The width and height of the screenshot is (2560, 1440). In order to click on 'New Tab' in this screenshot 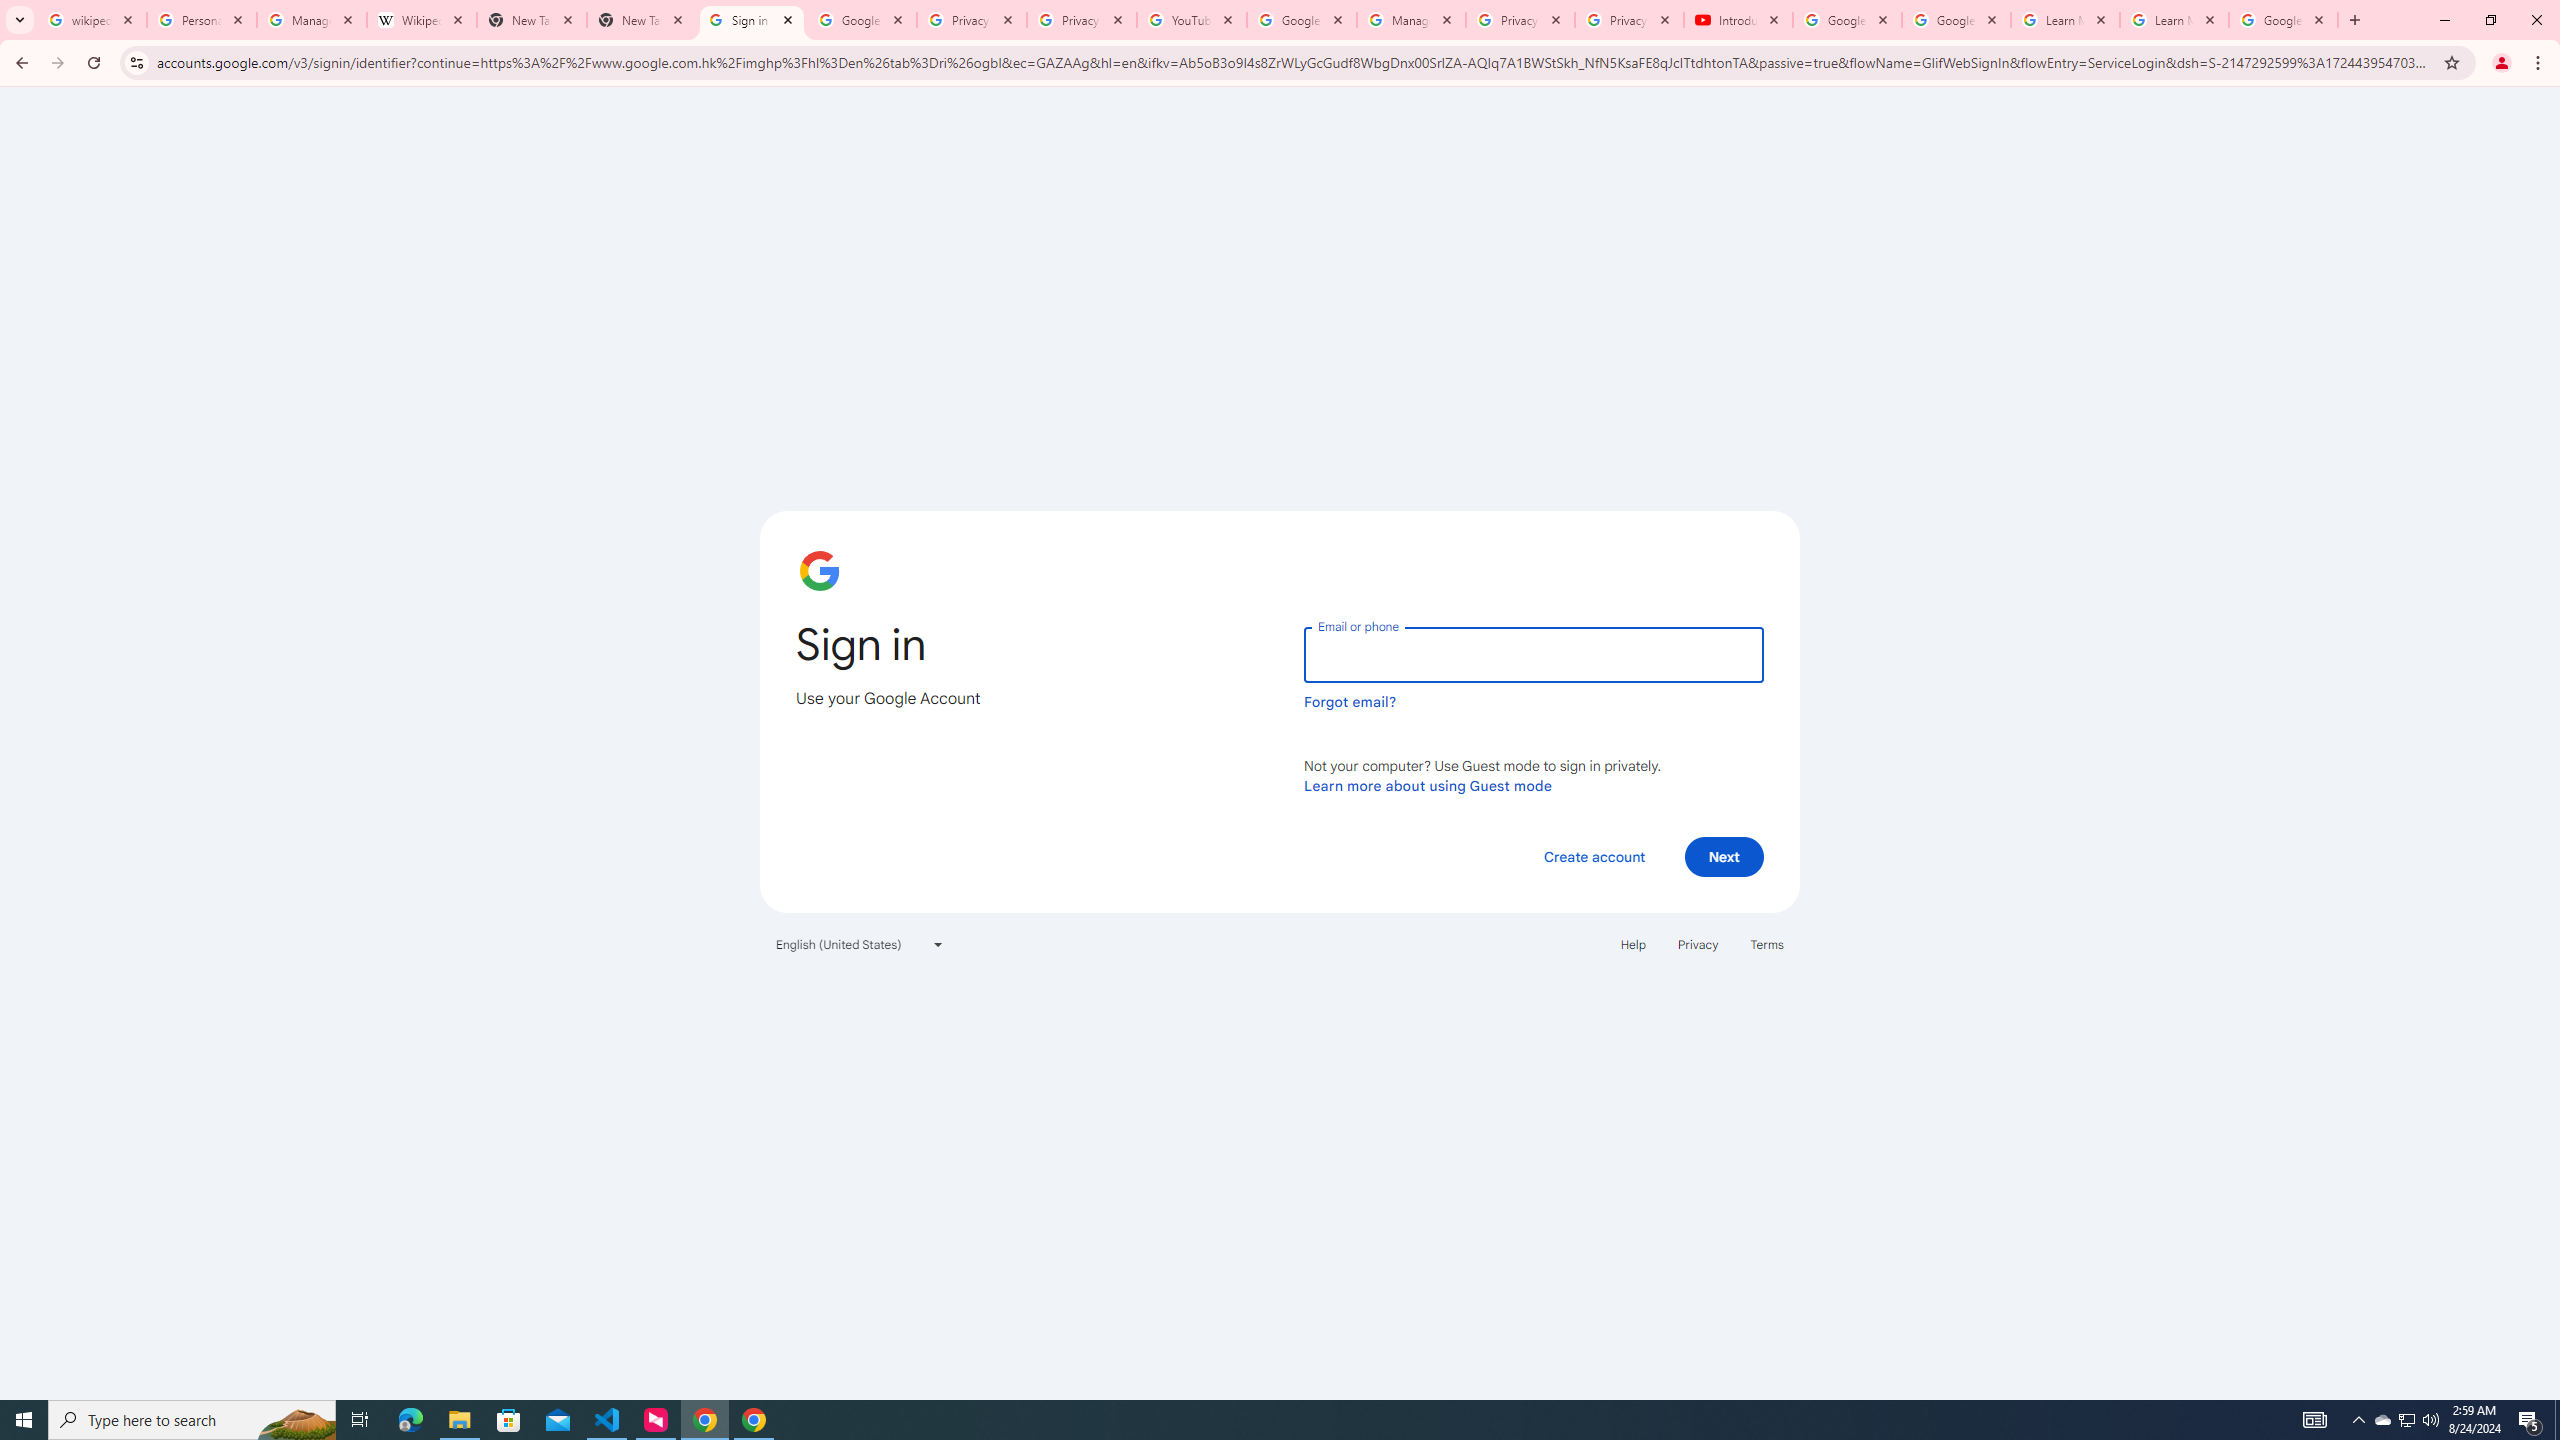, I will do `click(641, 19)`.